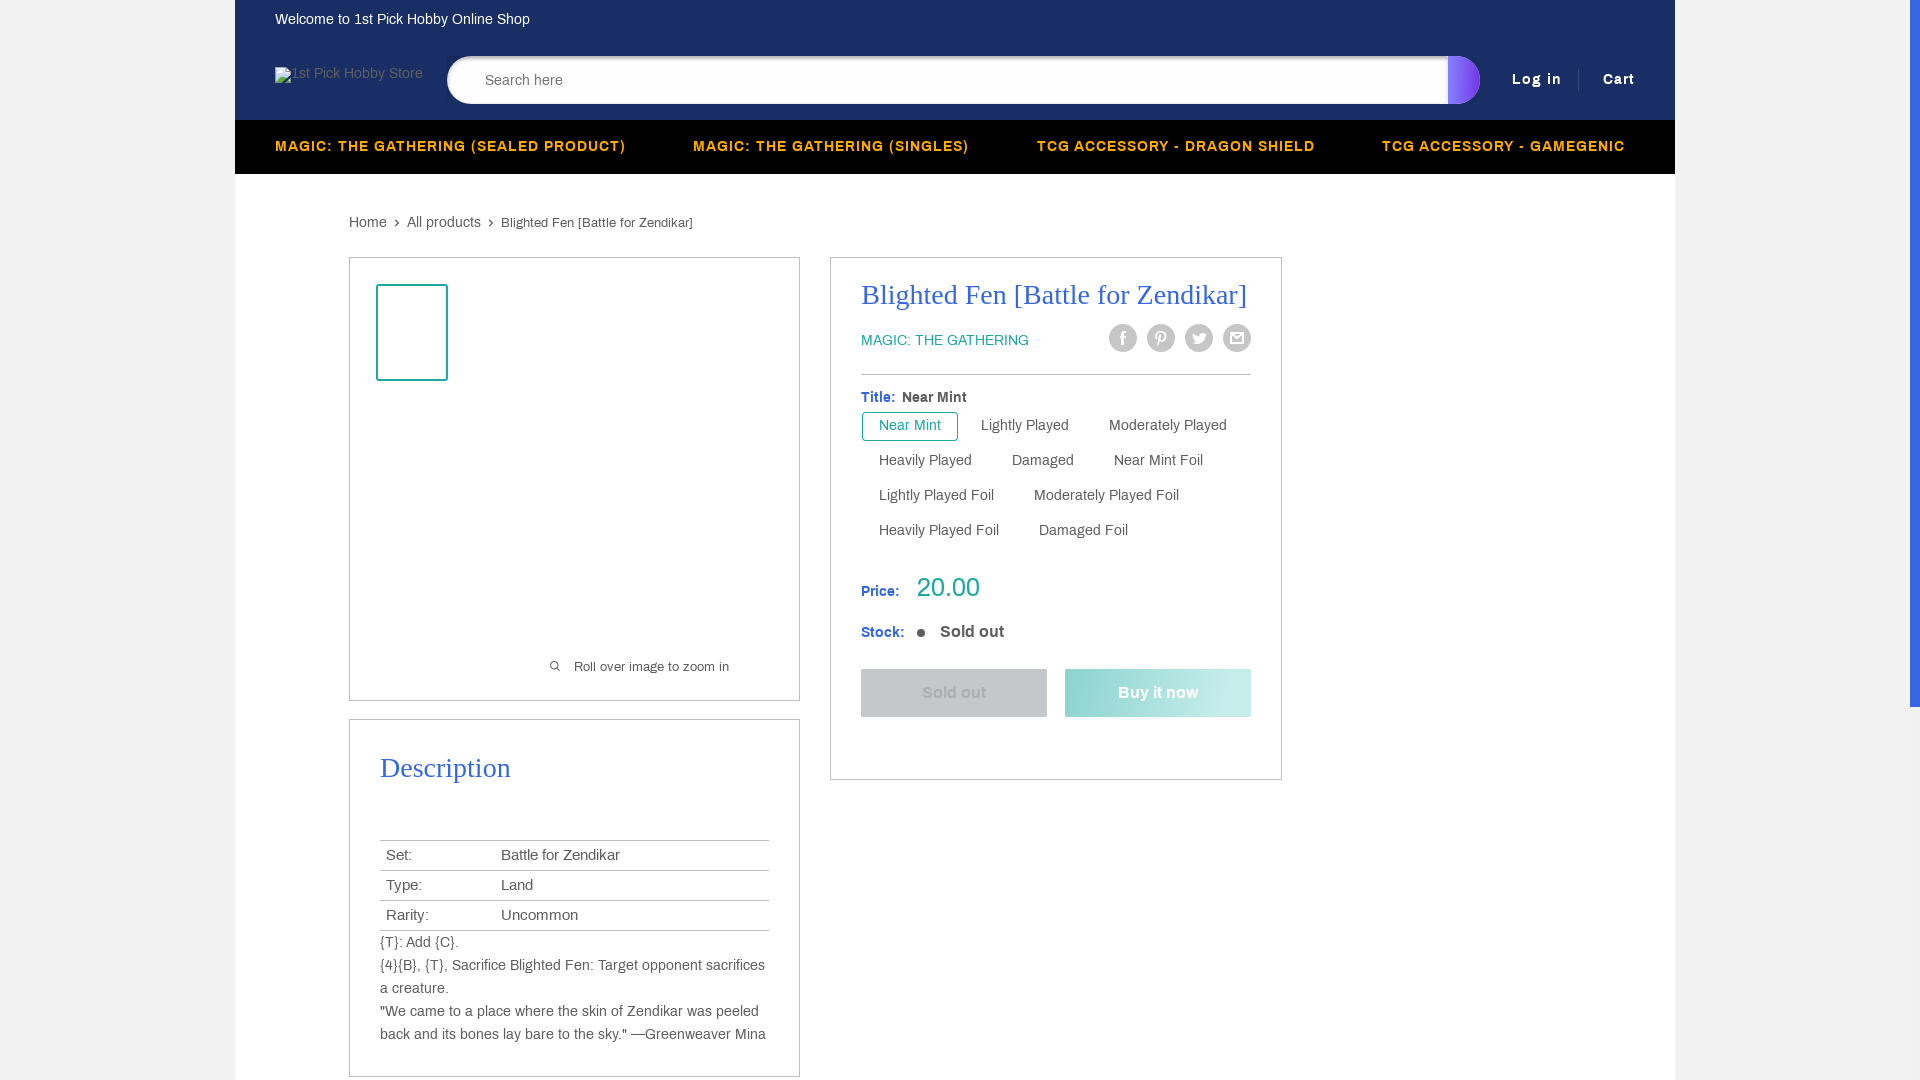 This screenshot has height=1080, width=1920. What do you see at coordinates (368, 222) in the screenshot?
I see `'Home'` at bounding box center [368, 222].